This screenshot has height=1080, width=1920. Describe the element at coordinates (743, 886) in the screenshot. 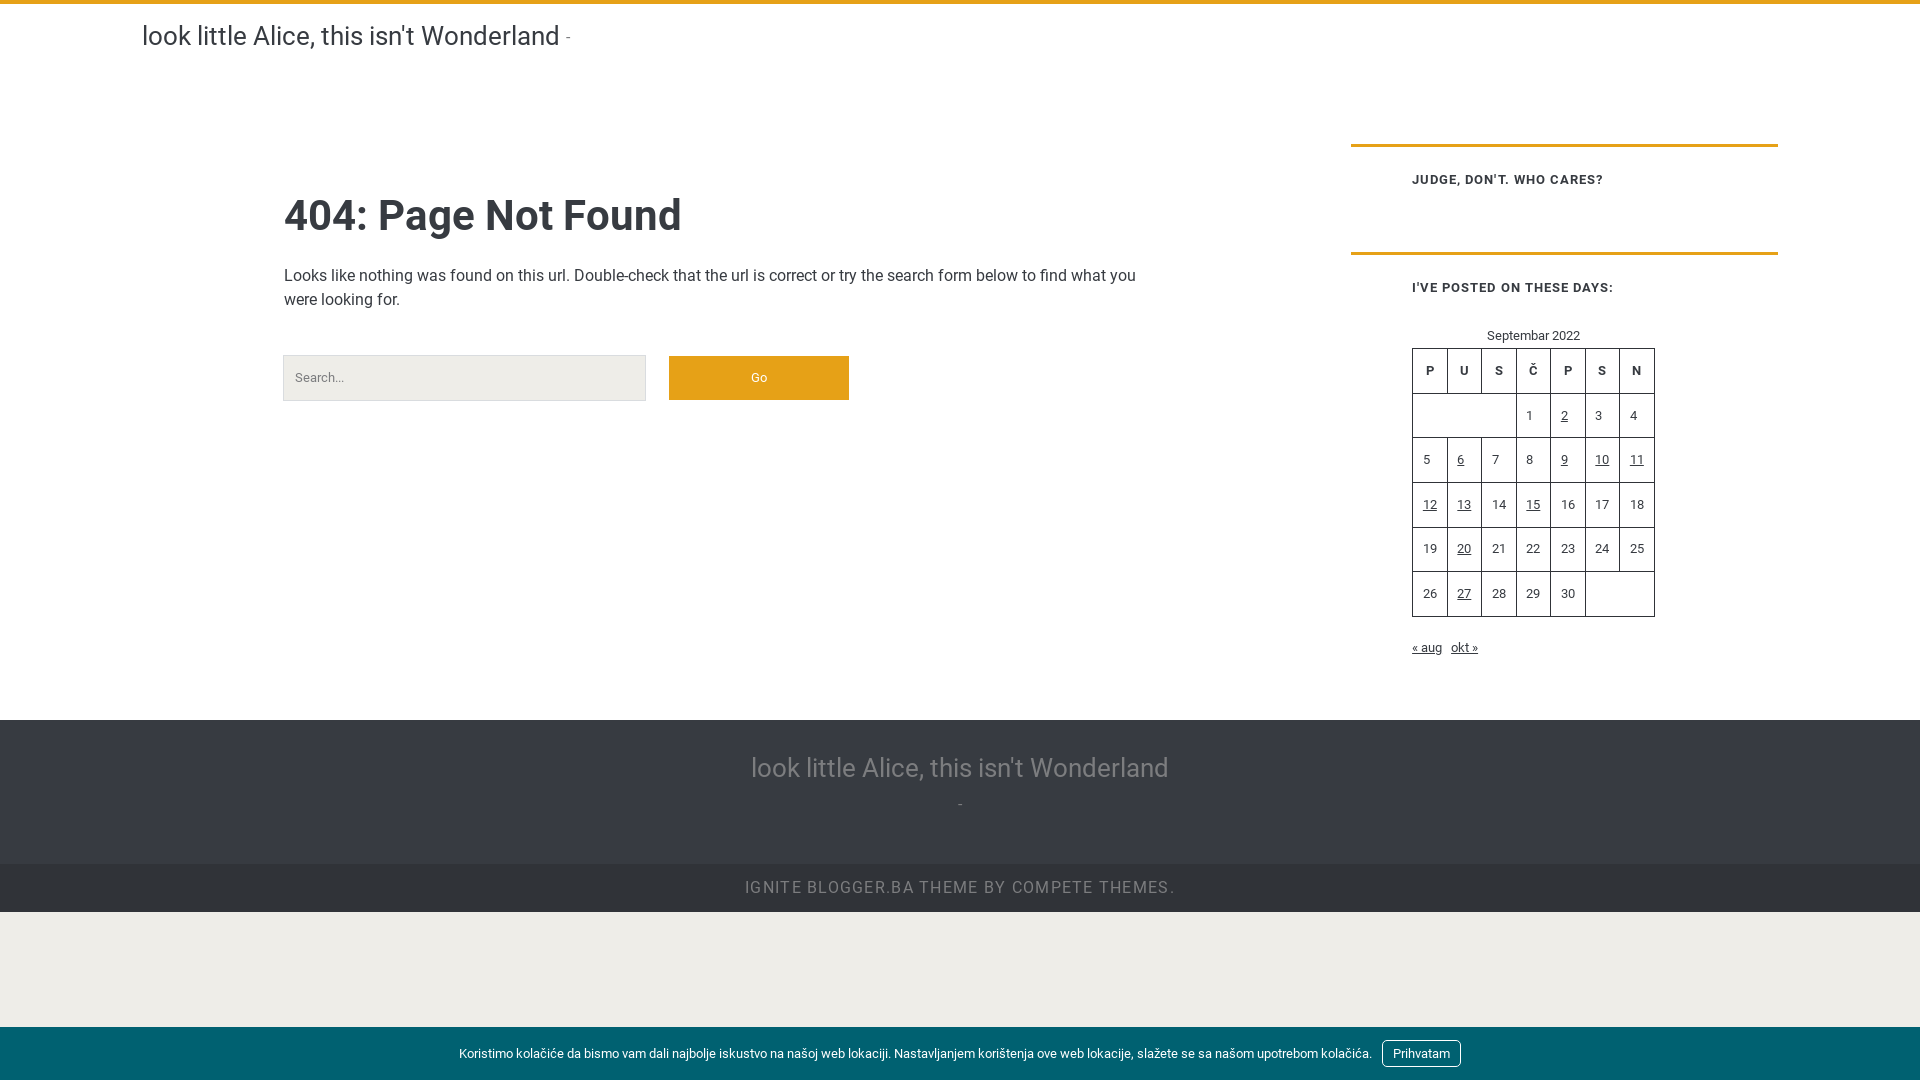

I see `'IGNITE BLOGGER.BA THEME'` at that location.